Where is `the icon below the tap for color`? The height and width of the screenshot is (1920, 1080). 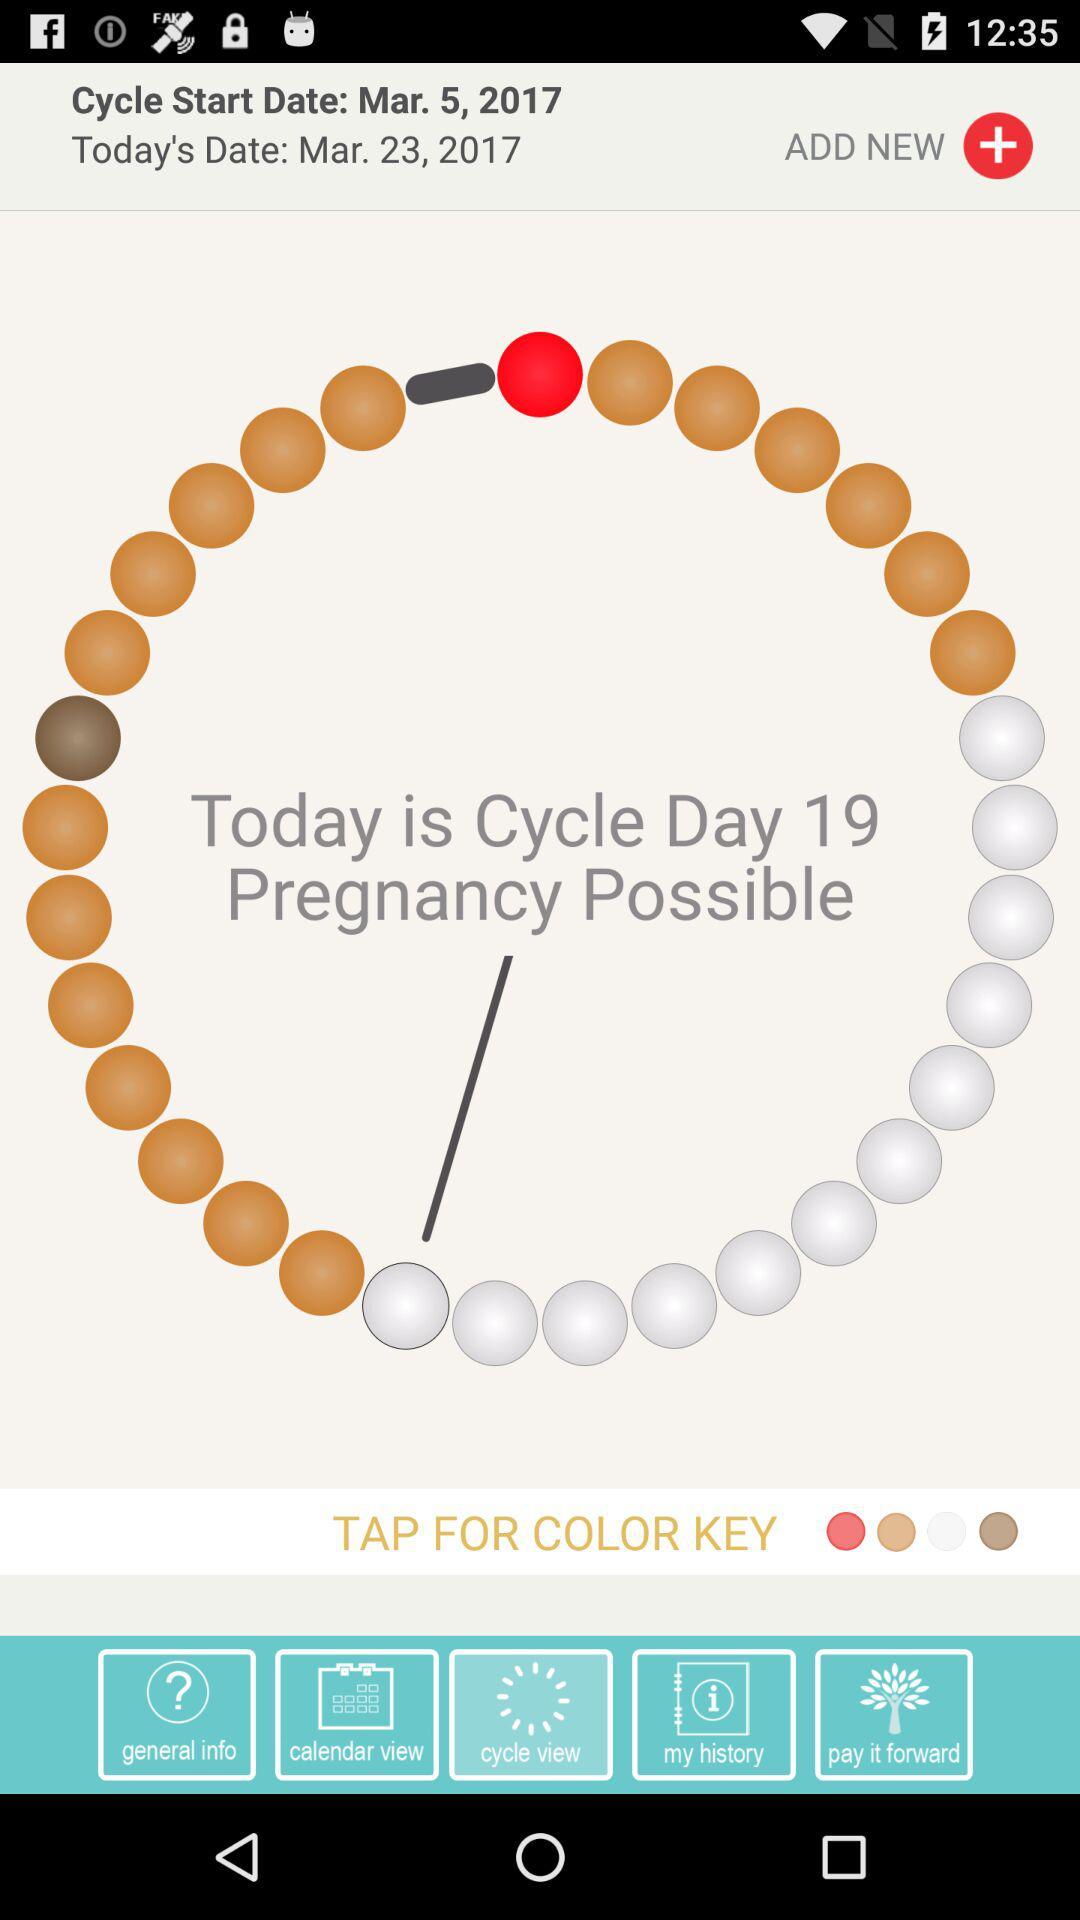
the icon below the tap for color is located at coordinates (356, 1713).